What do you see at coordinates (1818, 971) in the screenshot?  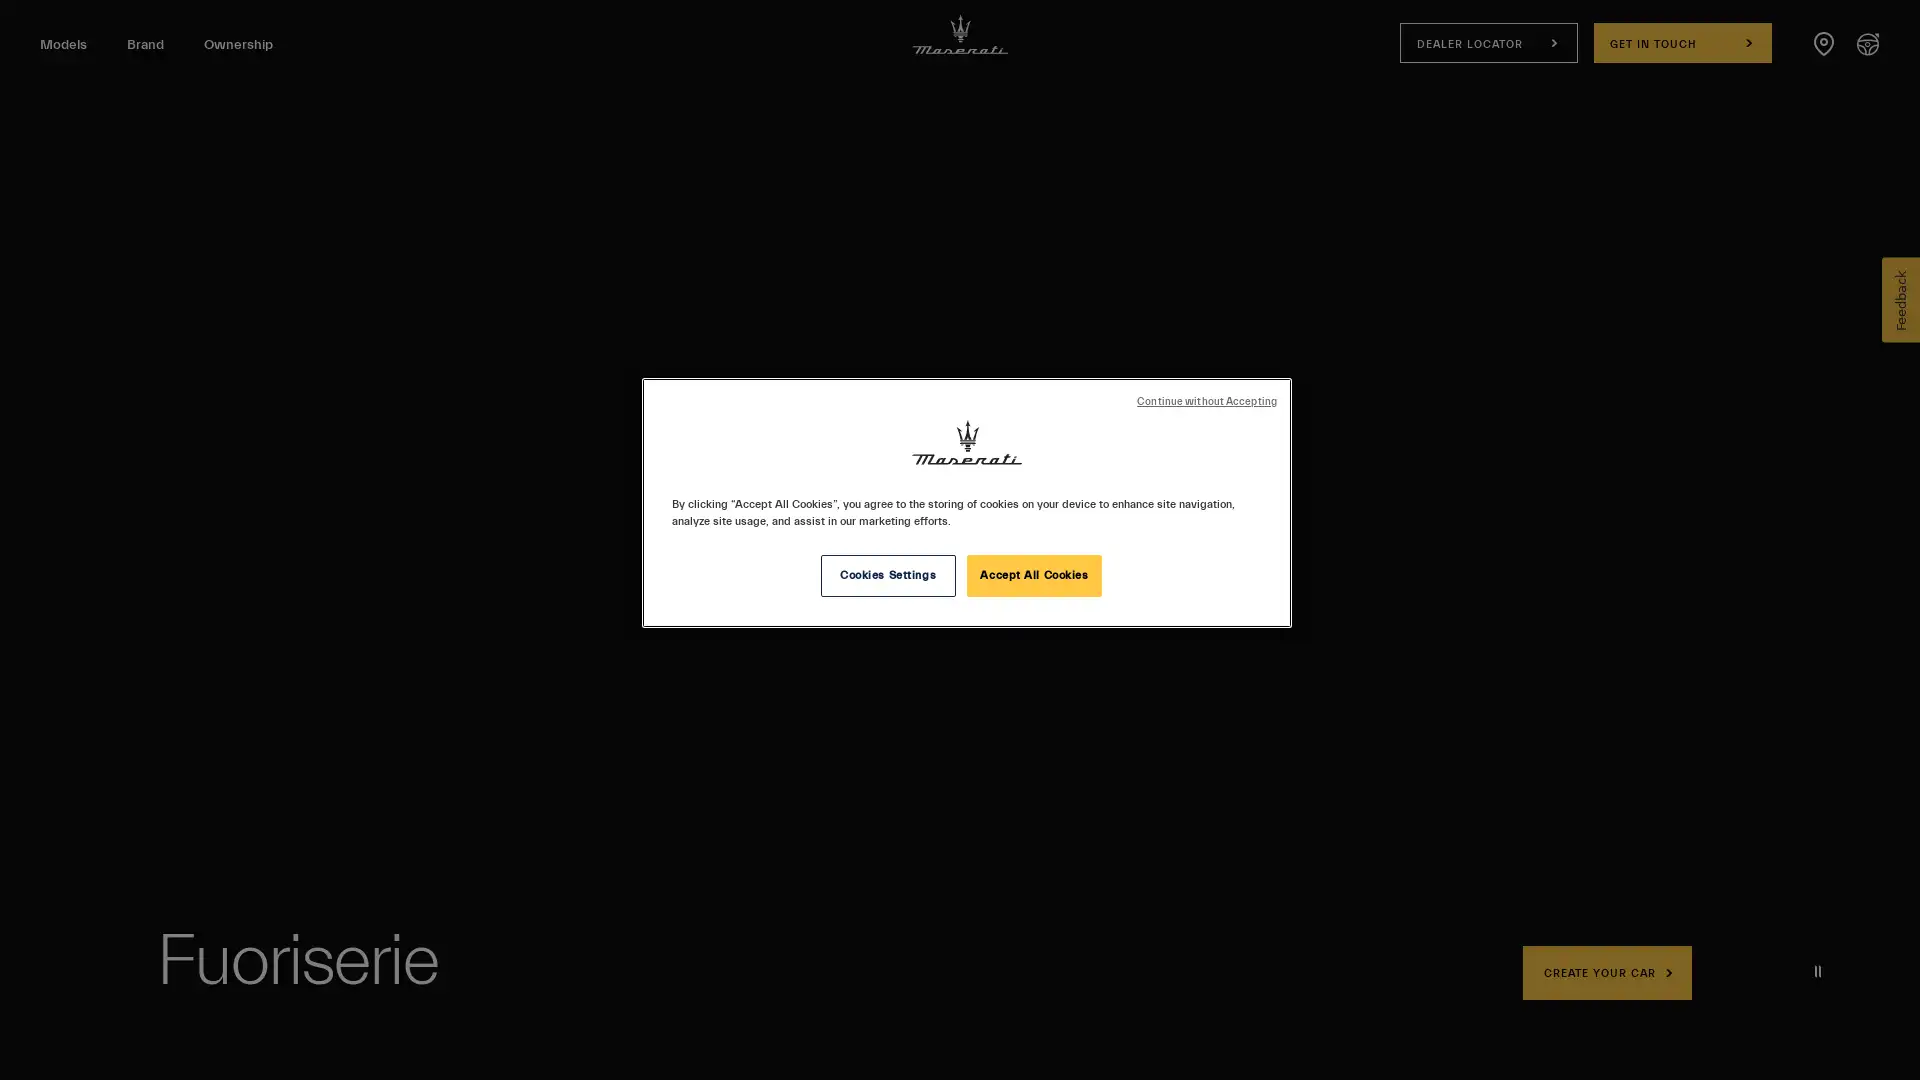 I see `Stop Preview video` at bounding box center [1818, 971].